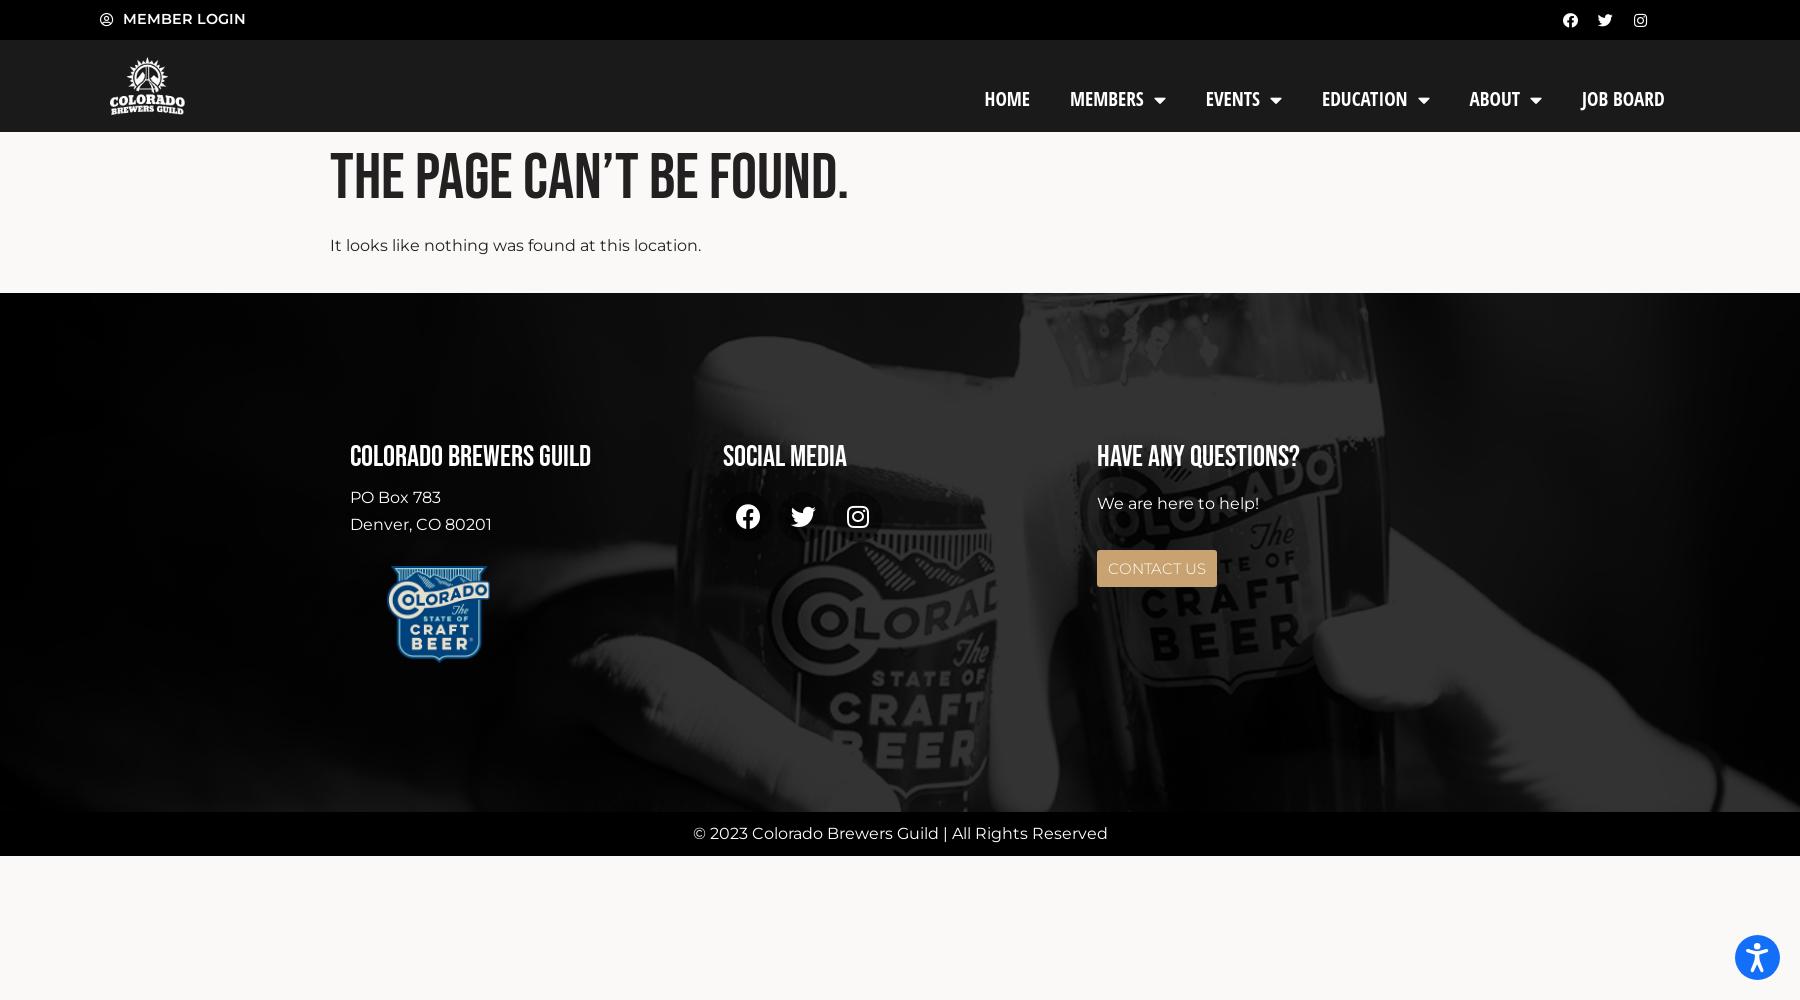 Image resolution: width=1800 pixels, height=1000 pixels. What do you see at coordinates (899, 831) in the screenshot?
I see `'© 2023 Colorado Brewers Guild | All Rights Reserved'` at bounding box center [899, 831].